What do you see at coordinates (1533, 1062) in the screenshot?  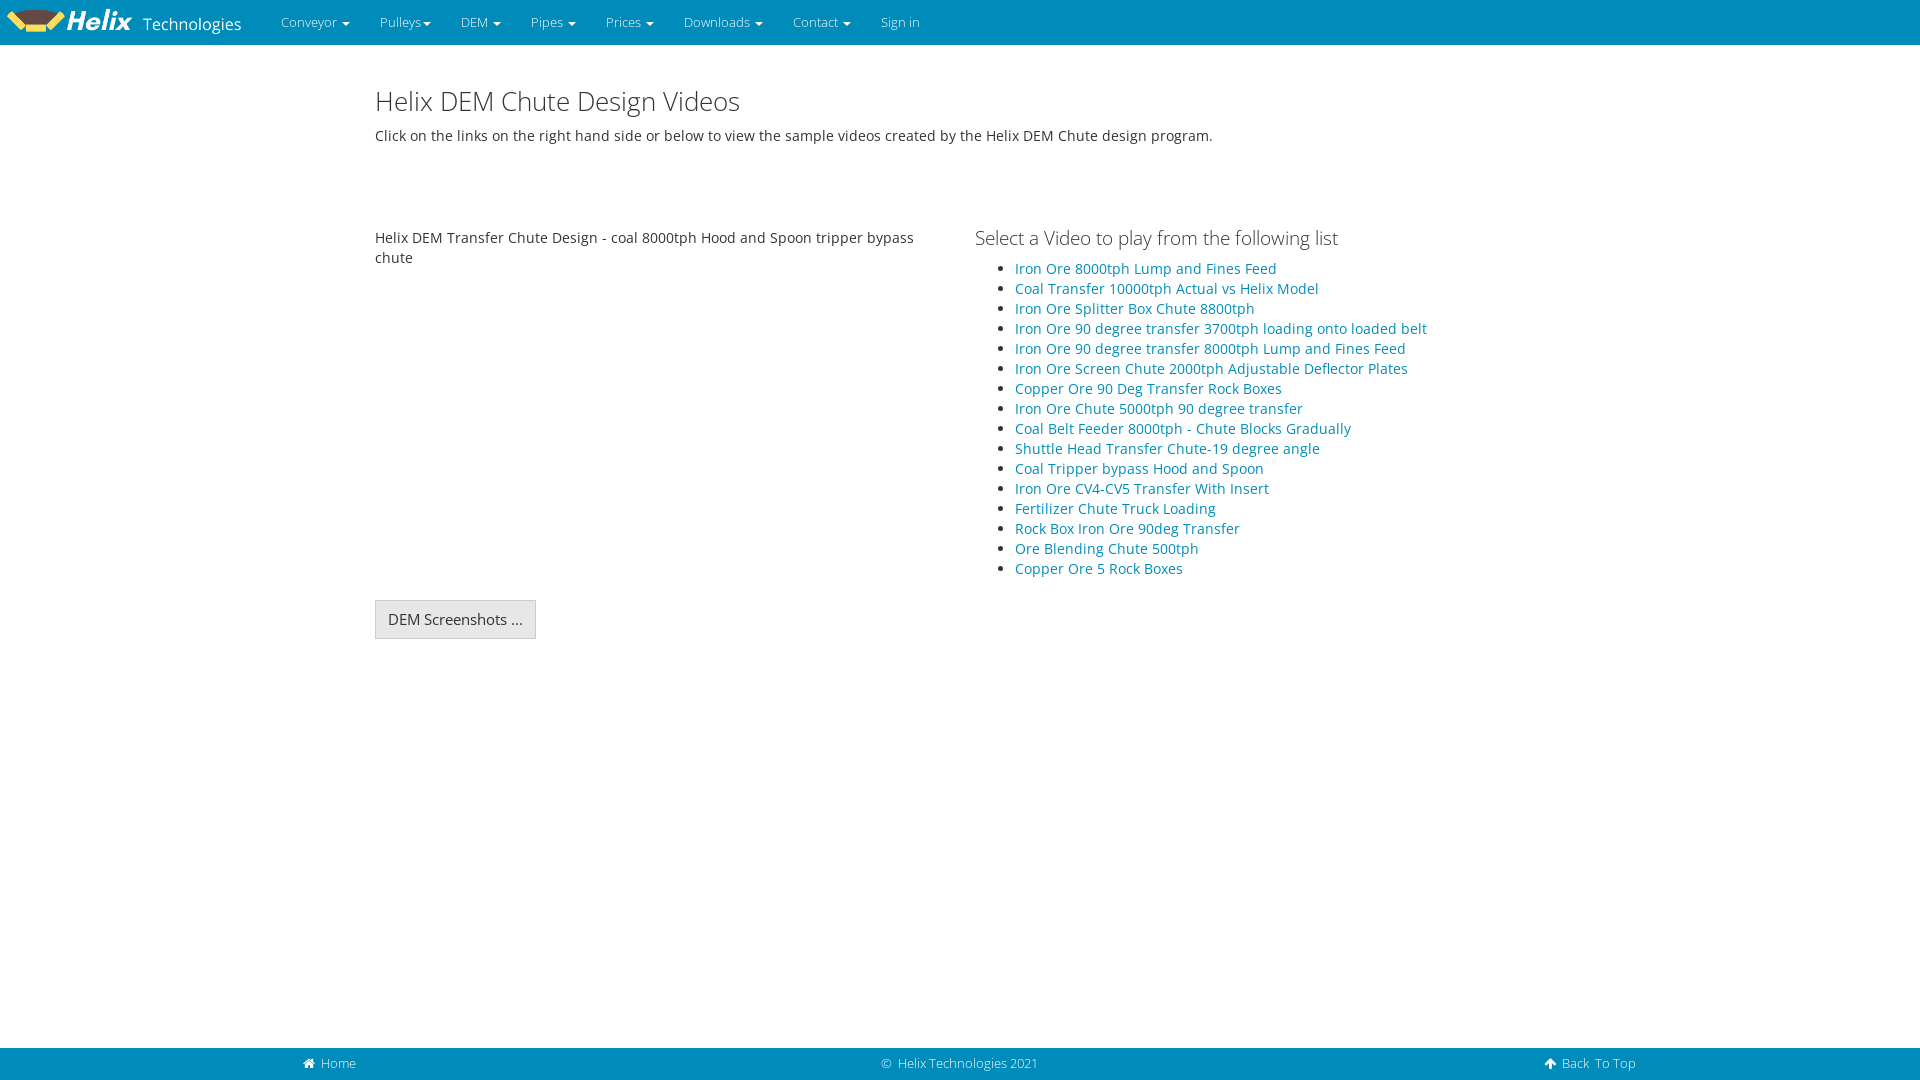 I see `'  Back  To Top'` at bounding box center [1533, 1062].